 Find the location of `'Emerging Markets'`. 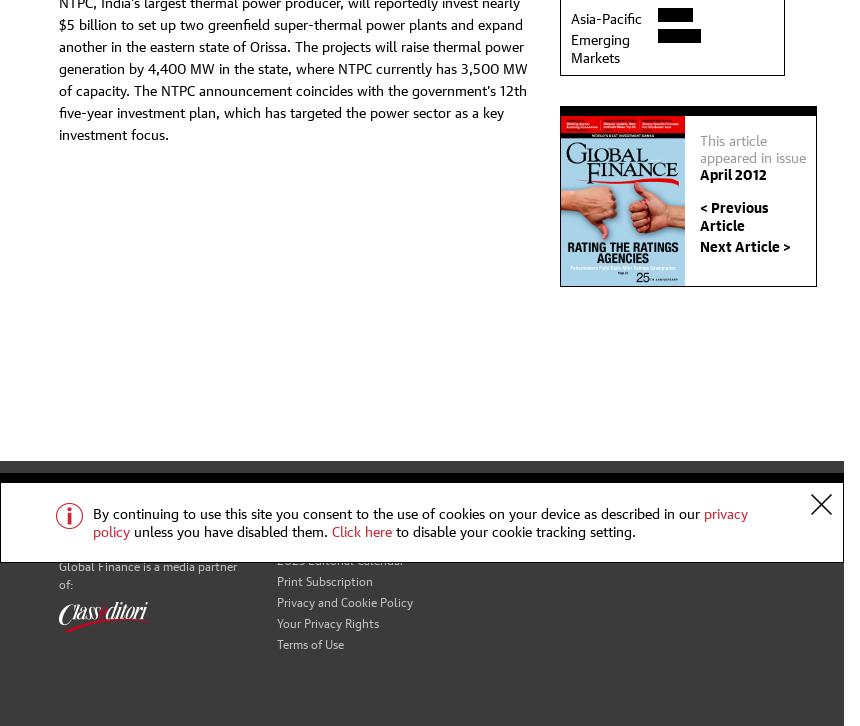

'Emerging Markets' is located at coordinates (598, 46).